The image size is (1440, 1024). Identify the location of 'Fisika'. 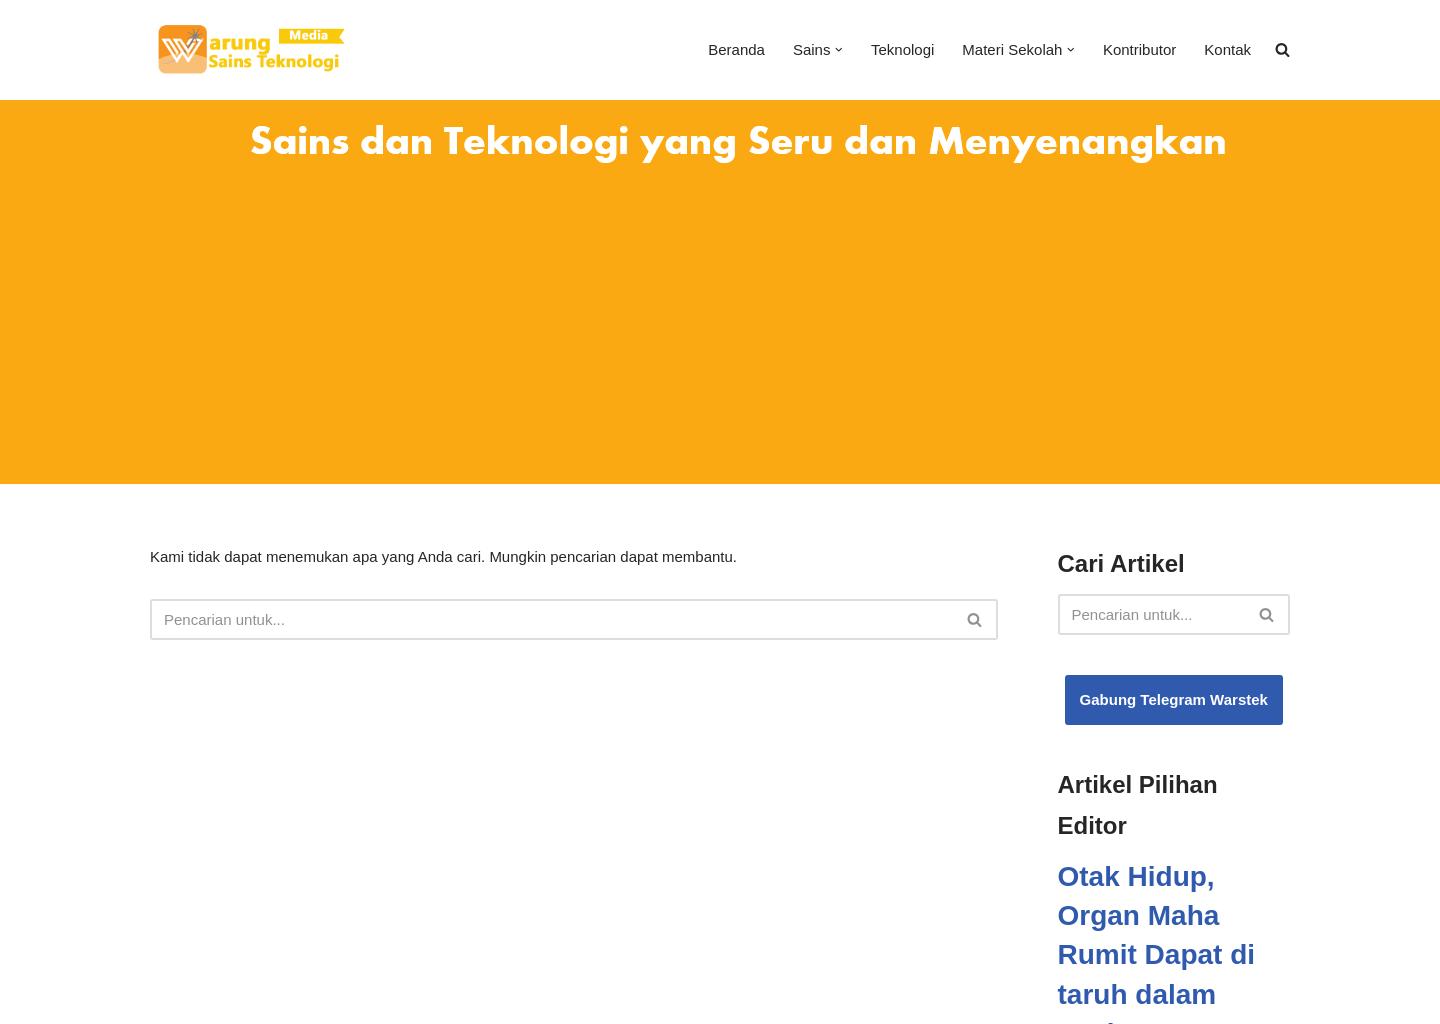
(955, 263).